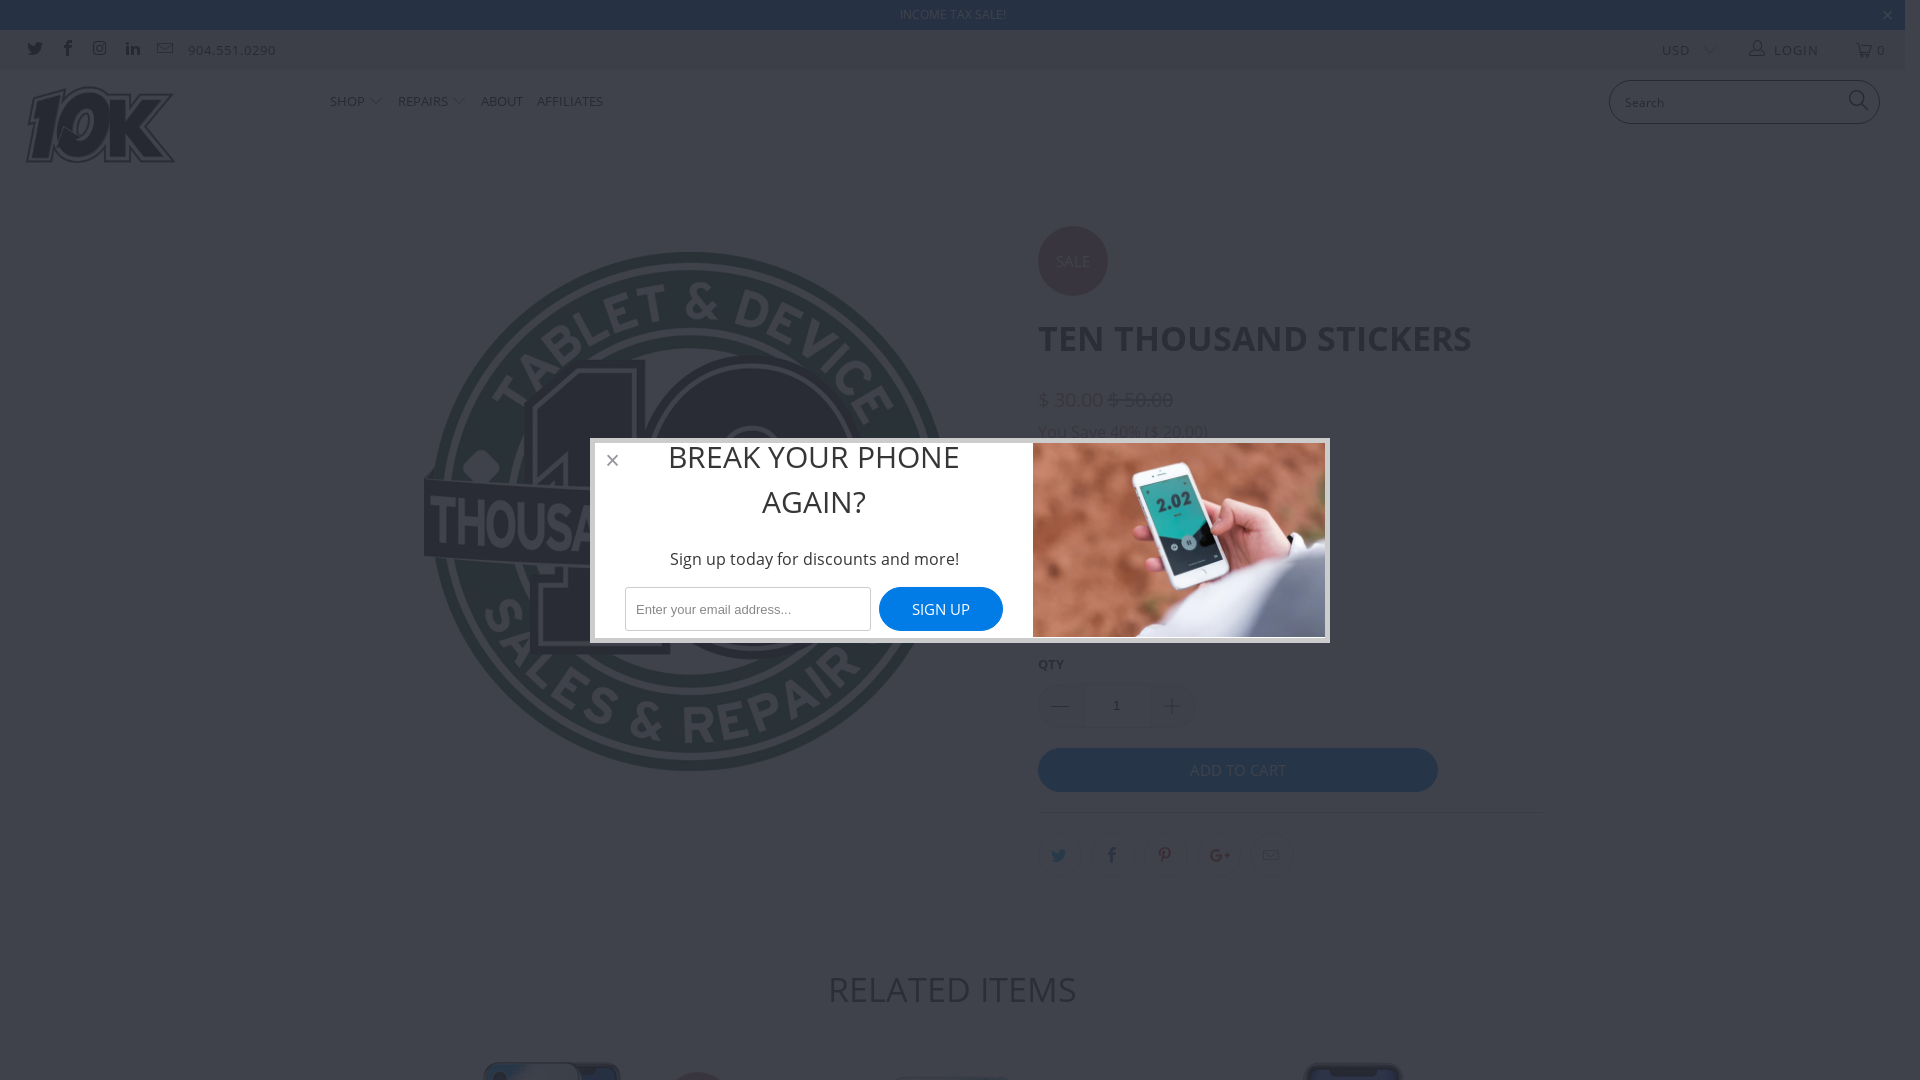 Image resolution: width=1920 pixels, height=1080 pixels. What do you see at coordinates (33, 49) in the screenshot?
I see `'10,000 Cellphones, Repairs, Tablets and Batteries on Twitter'` at bounding box center [33, 49].